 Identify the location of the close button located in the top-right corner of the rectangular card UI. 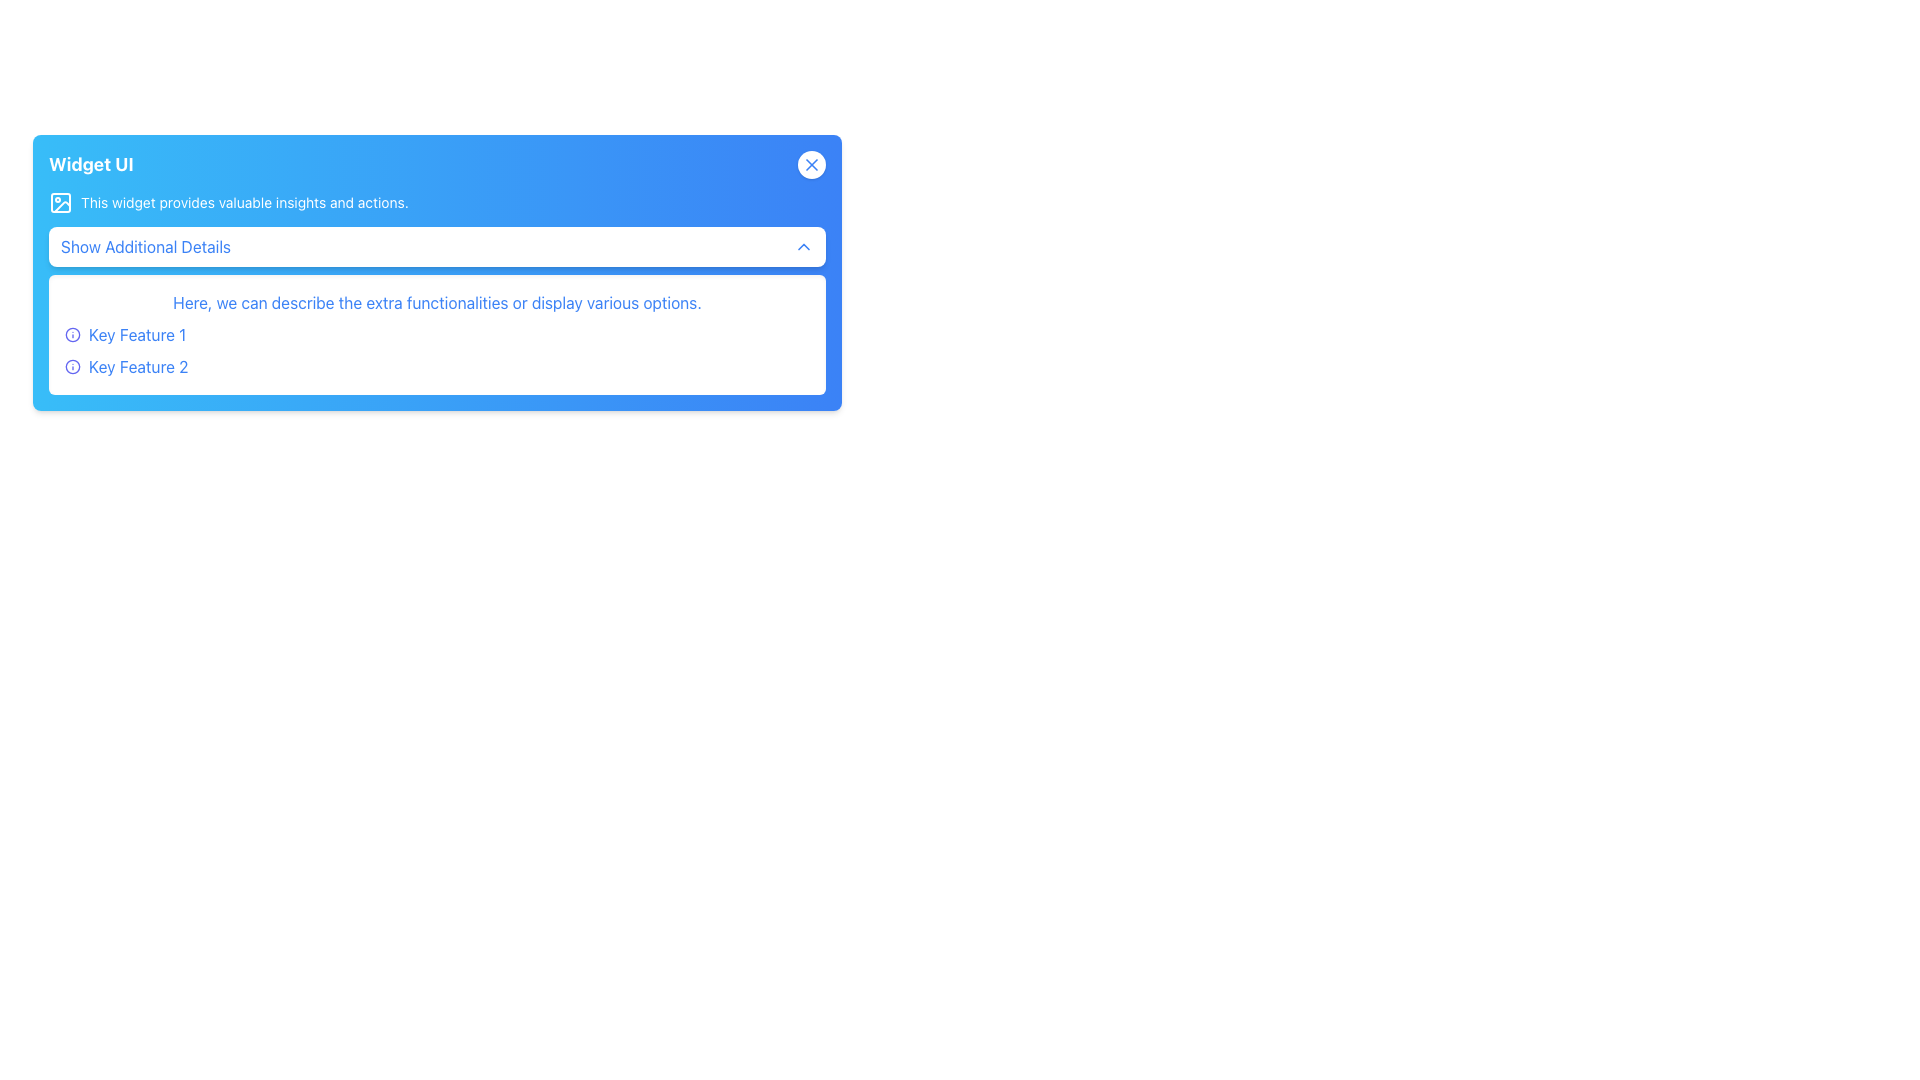
(811, 164).